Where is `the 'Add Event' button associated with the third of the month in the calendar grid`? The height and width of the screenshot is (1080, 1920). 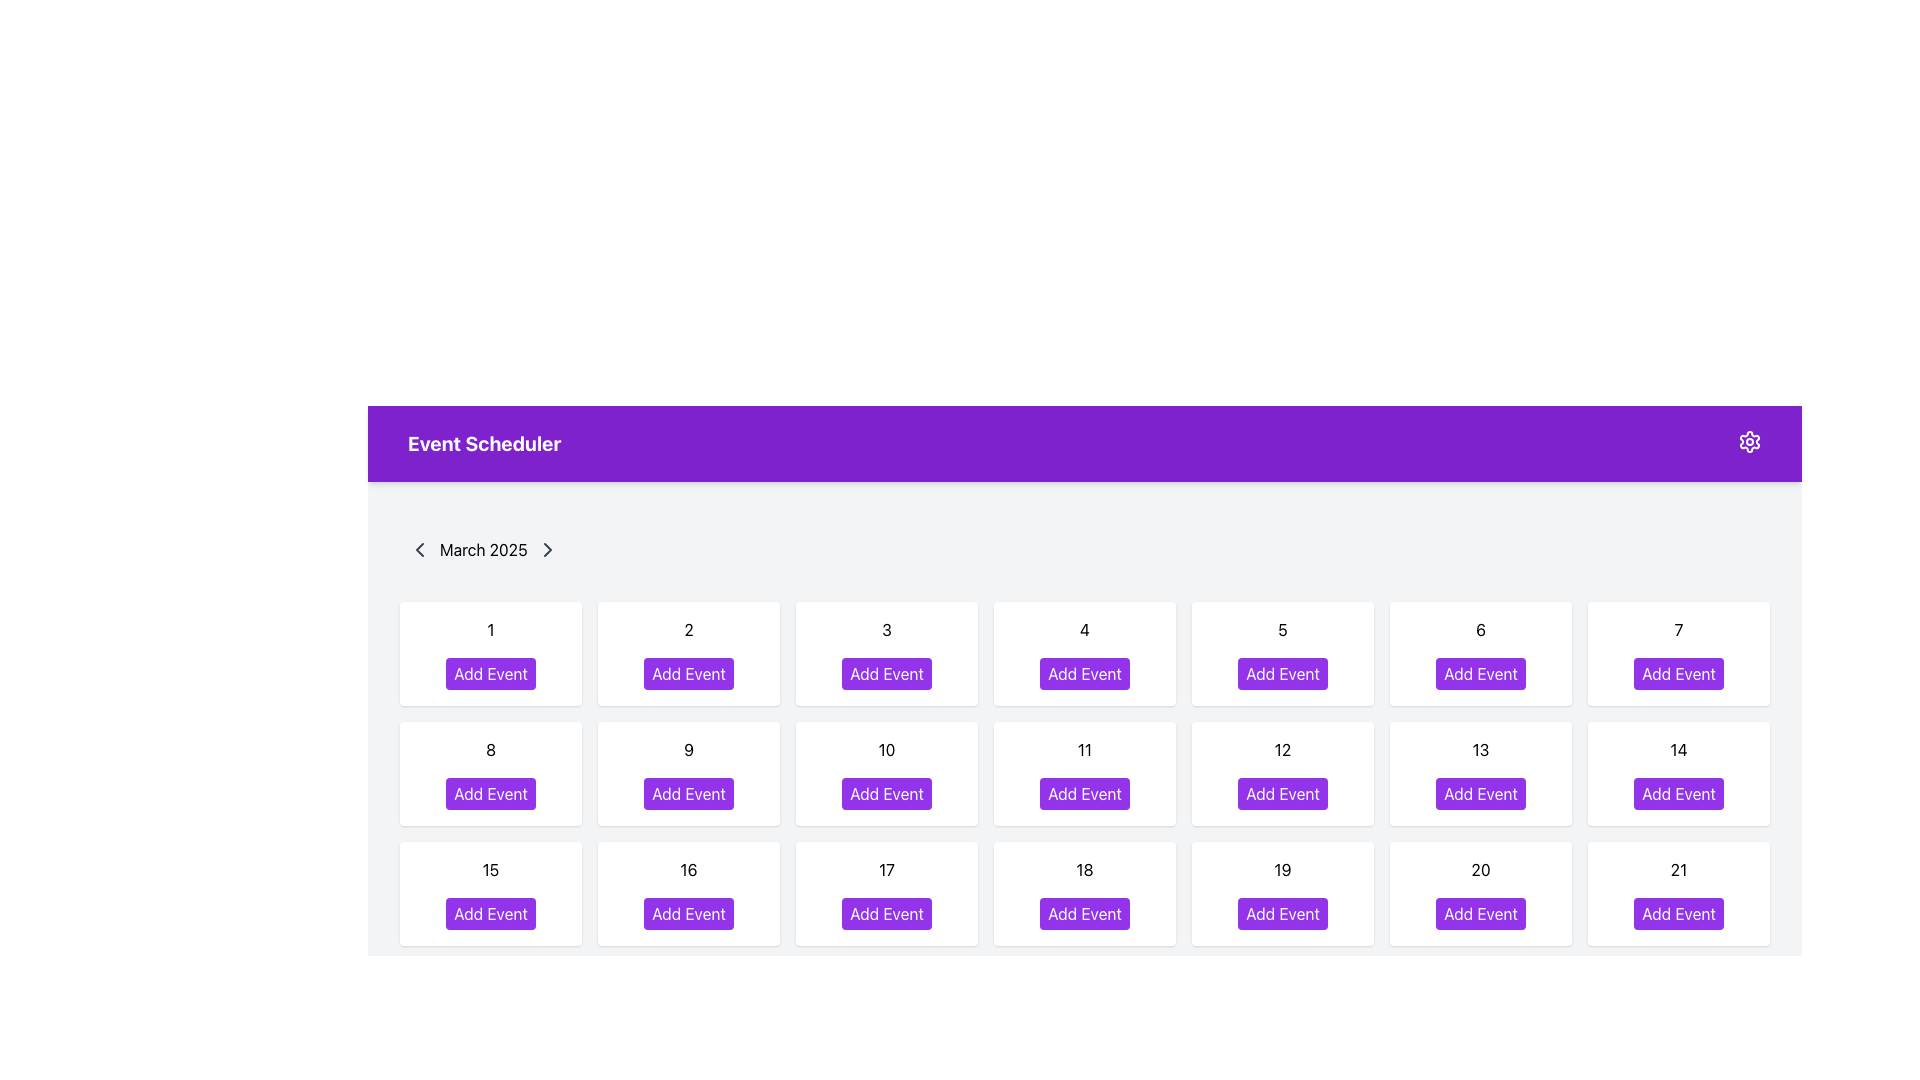 the 'Add Event' button associated with the third of the month in the calendar grid is located at coordinates (886, 674).